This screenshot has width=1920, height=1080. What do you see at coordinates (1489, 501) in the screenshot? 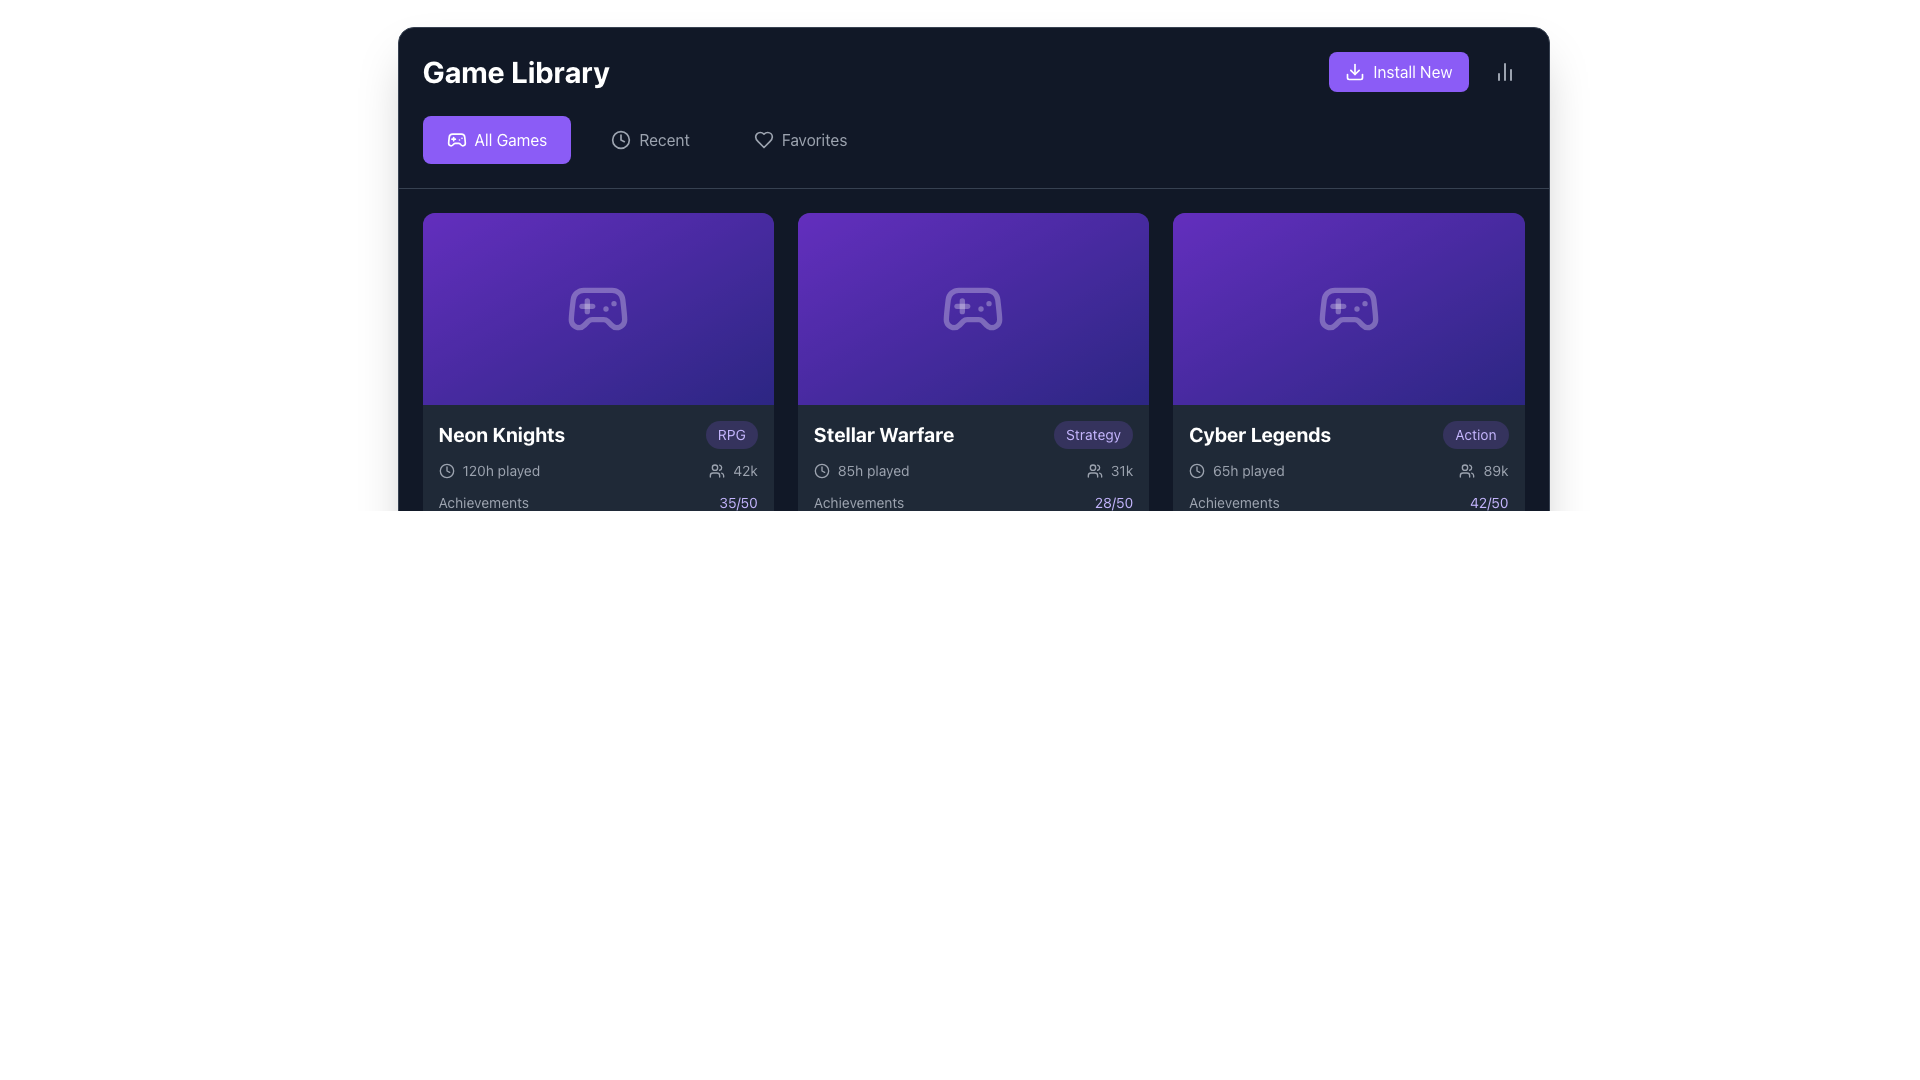
I see `the static text displaying '42/50' in violet color, located at the bottom right corner of the 'Cyber Legends' card beneath the 'Achievements' label` at bounding box center [1489, 501].